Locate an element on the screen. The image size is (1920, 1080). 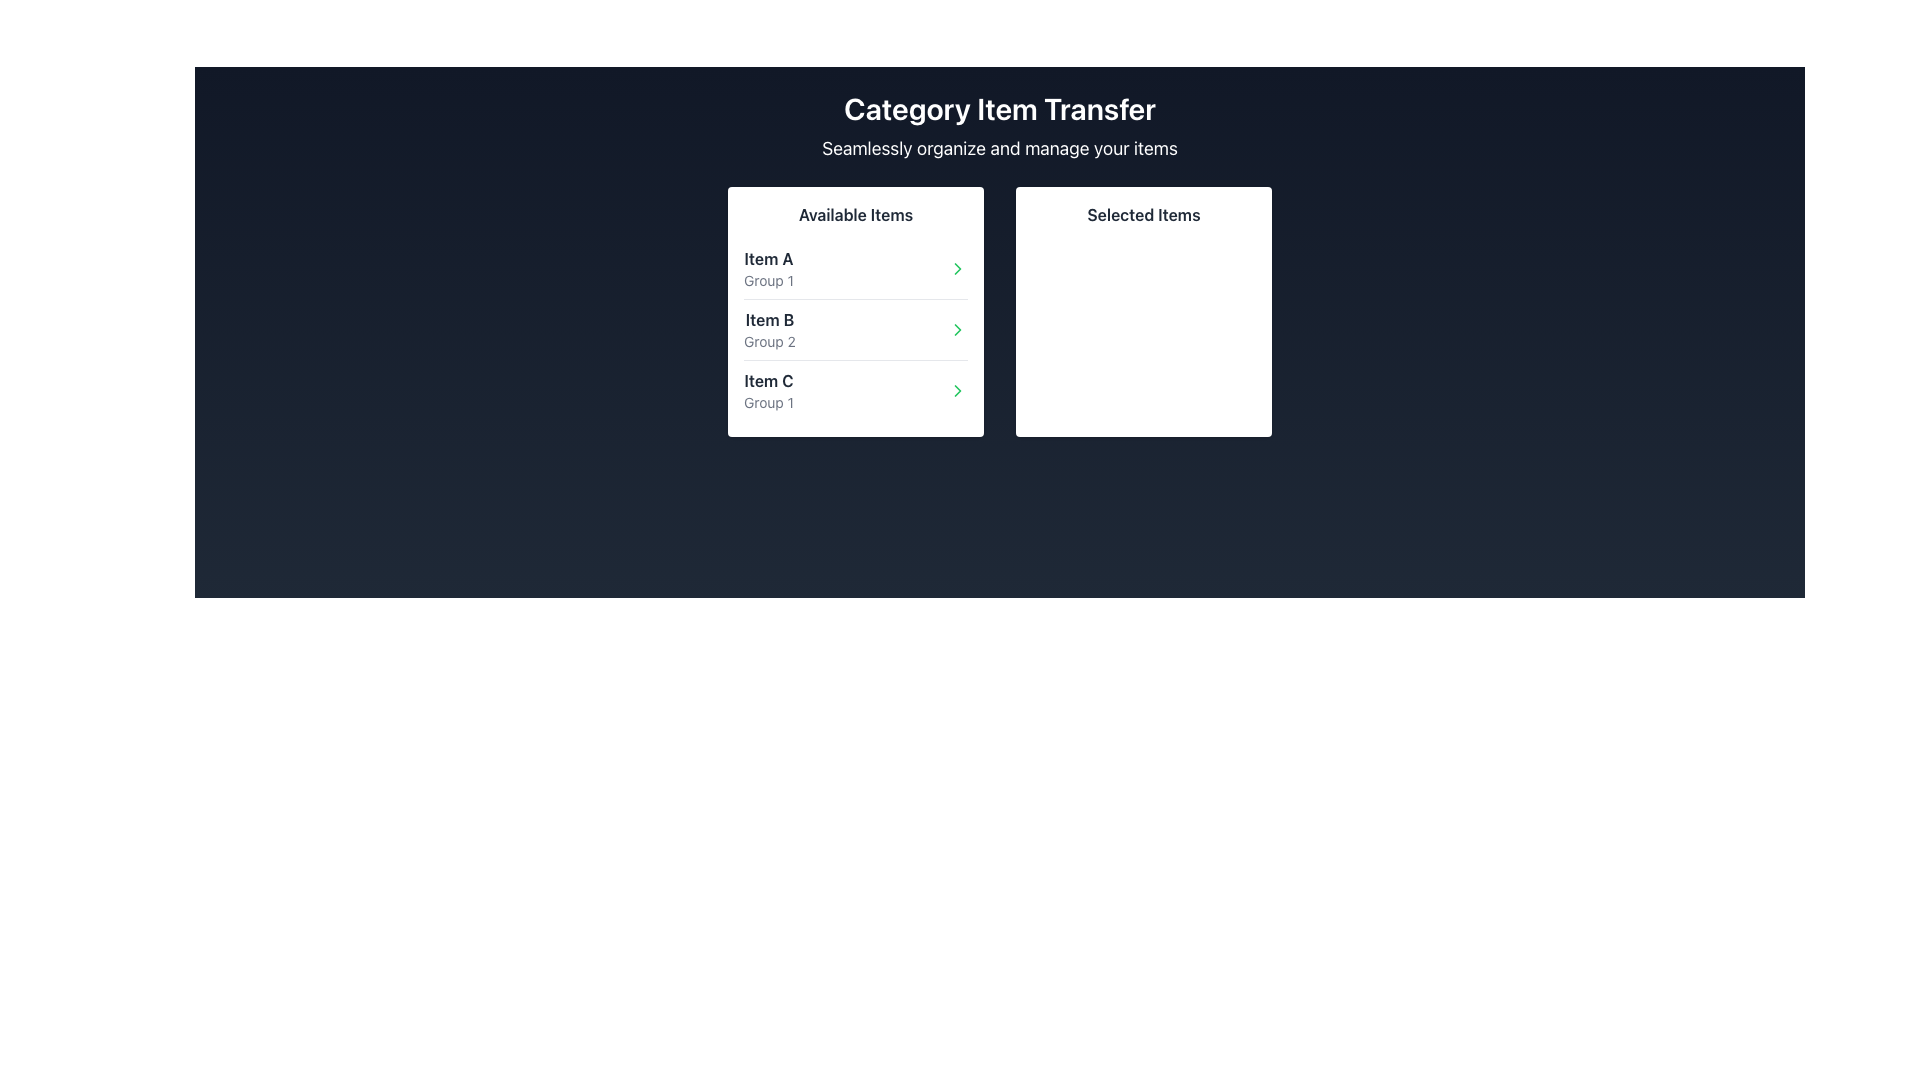
the static text display for 'Item B' under 'Group 2', which is the second item in the 'Available Items' section, located between 'Item A (Group 1)' and 'Item C (Group 1)' is located at coordinates (768, 329).